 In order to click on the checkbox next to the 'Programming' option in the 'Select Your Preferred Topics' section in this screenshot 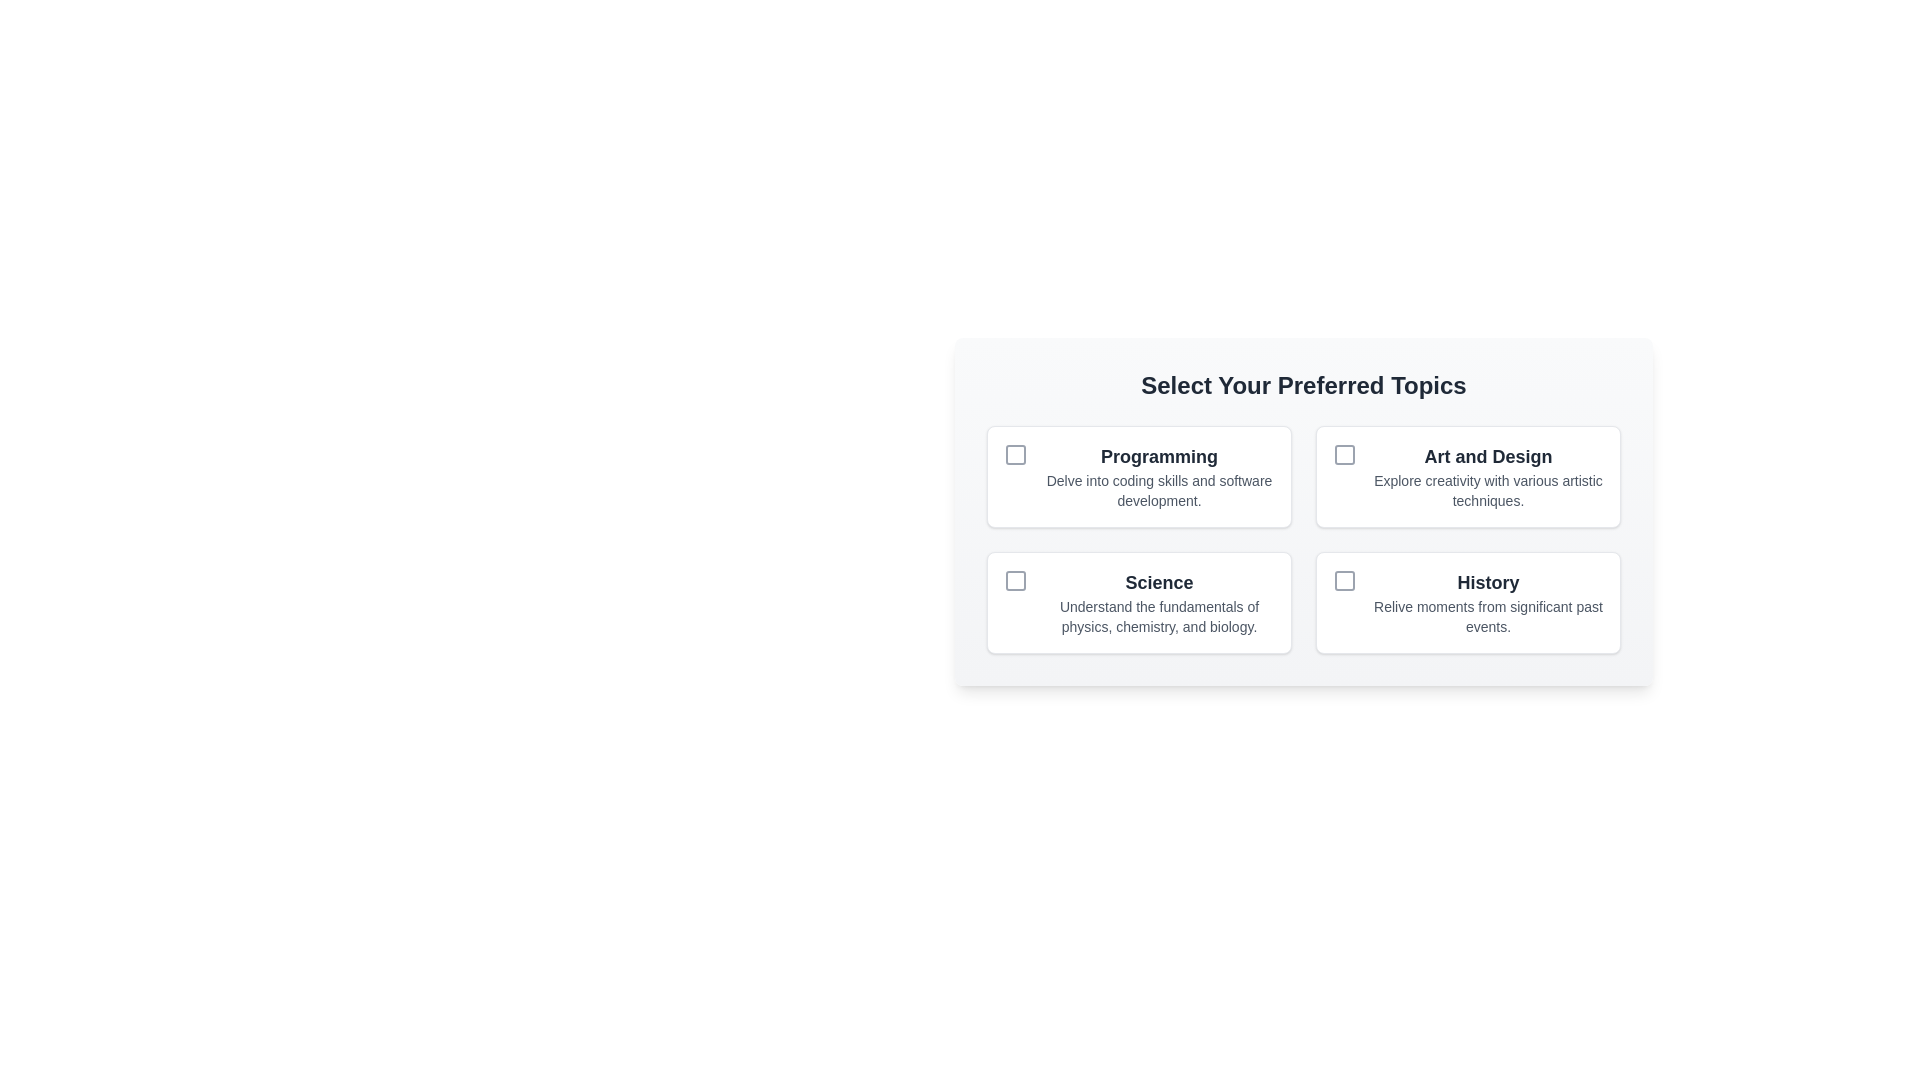, I will do `click(1016, 455)`.